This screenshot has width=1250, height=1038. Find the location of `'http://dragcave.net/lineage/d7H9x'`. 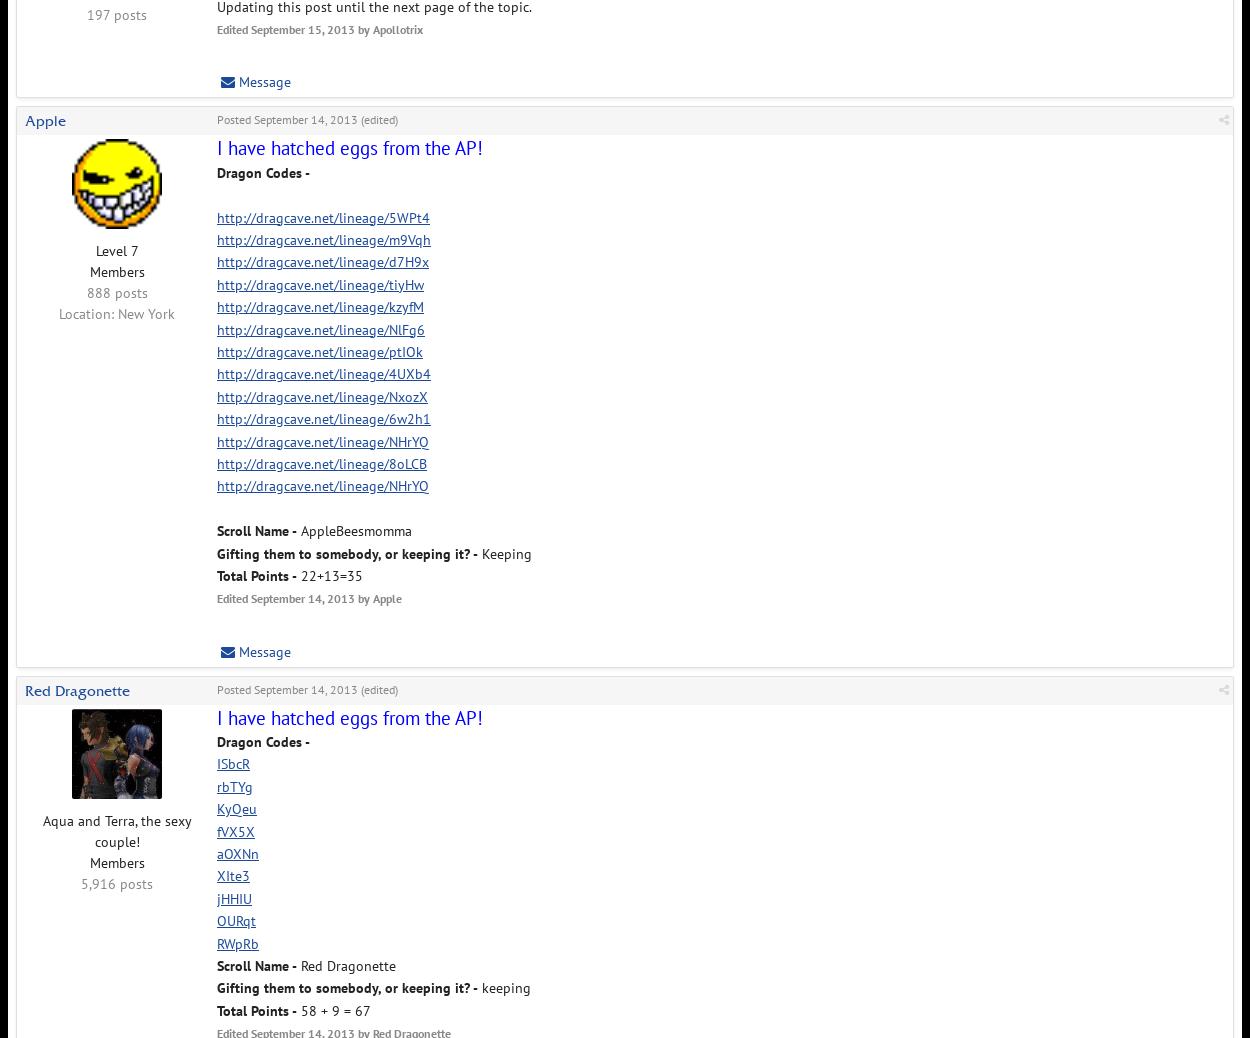

'http://dragcave.net/lineage/d7H9x' is located at coordinates (322, 261).